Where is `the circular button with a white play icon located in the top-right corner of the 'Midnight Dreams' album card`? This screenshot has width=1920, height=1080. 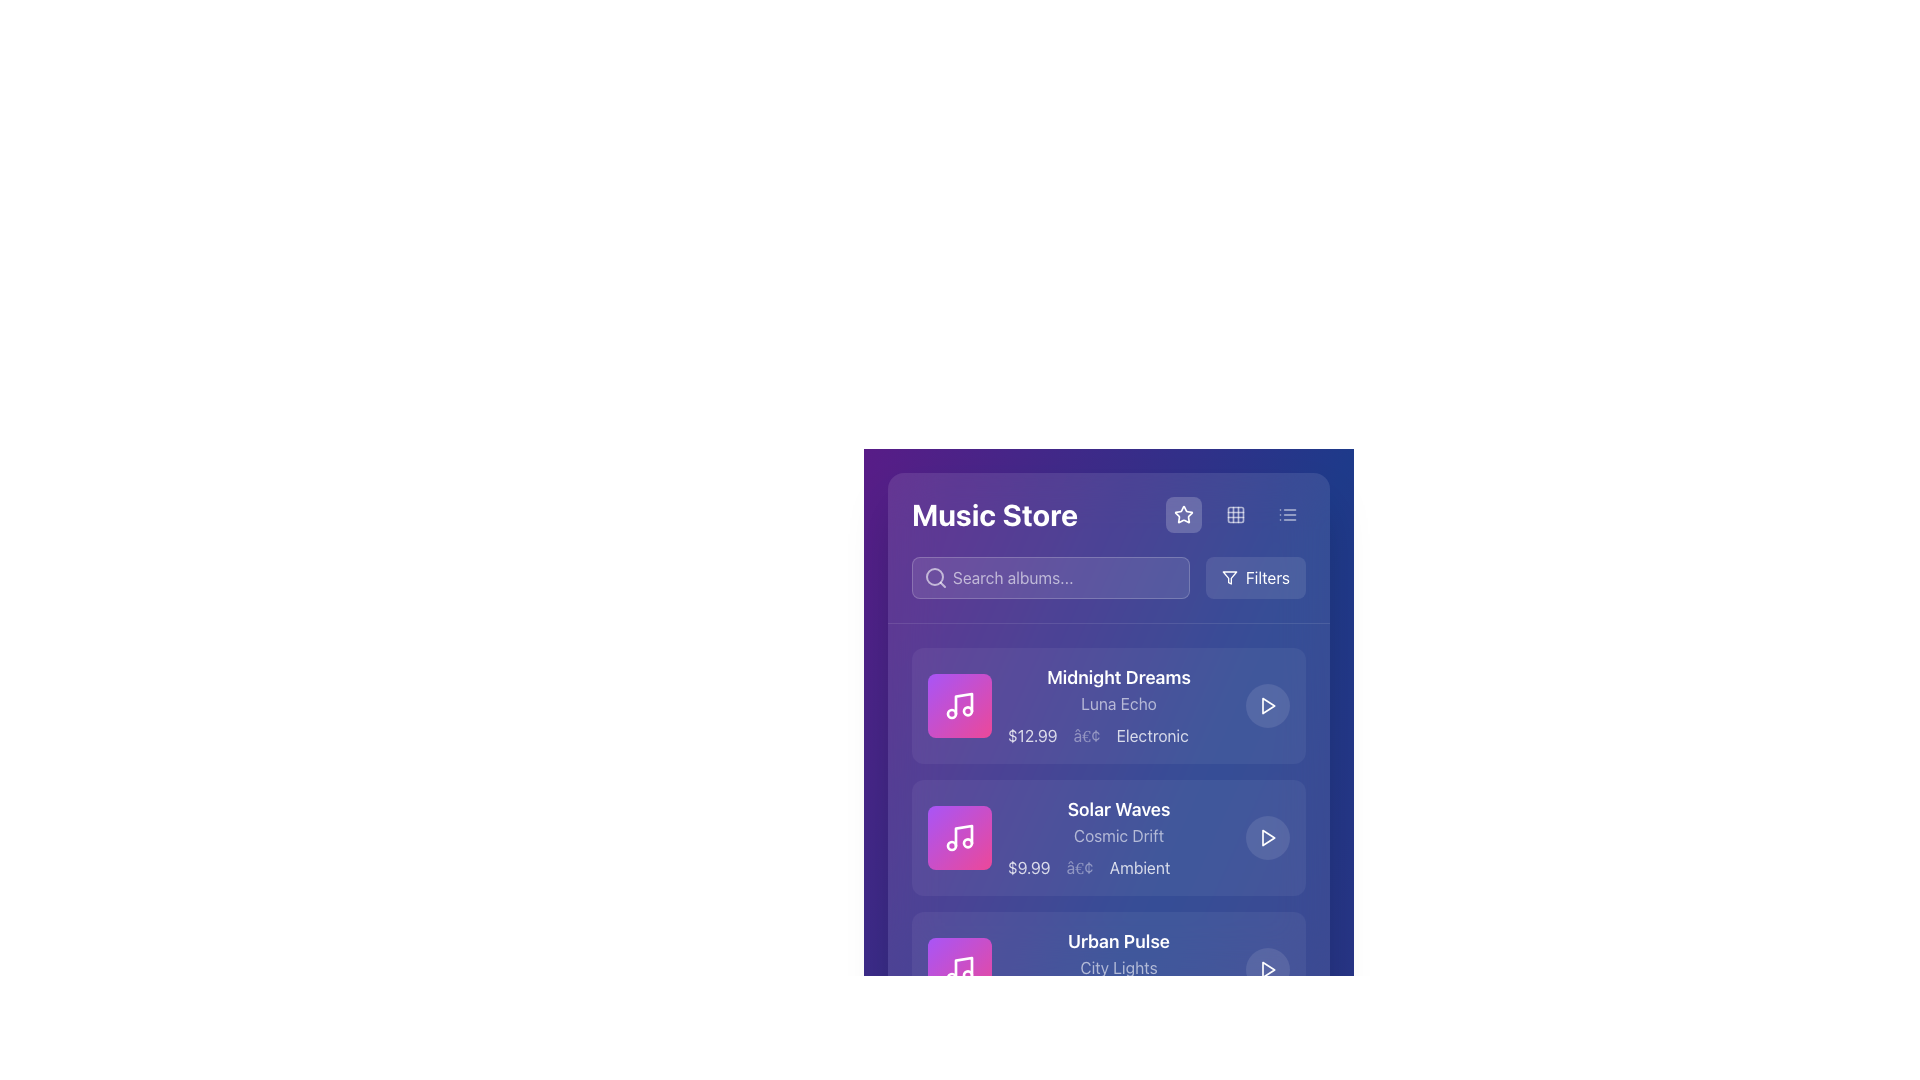
the circular button with a white play icon located in the top-right corner of the 'Midnight Dreams' album card is located at coordinates (1266, 704).